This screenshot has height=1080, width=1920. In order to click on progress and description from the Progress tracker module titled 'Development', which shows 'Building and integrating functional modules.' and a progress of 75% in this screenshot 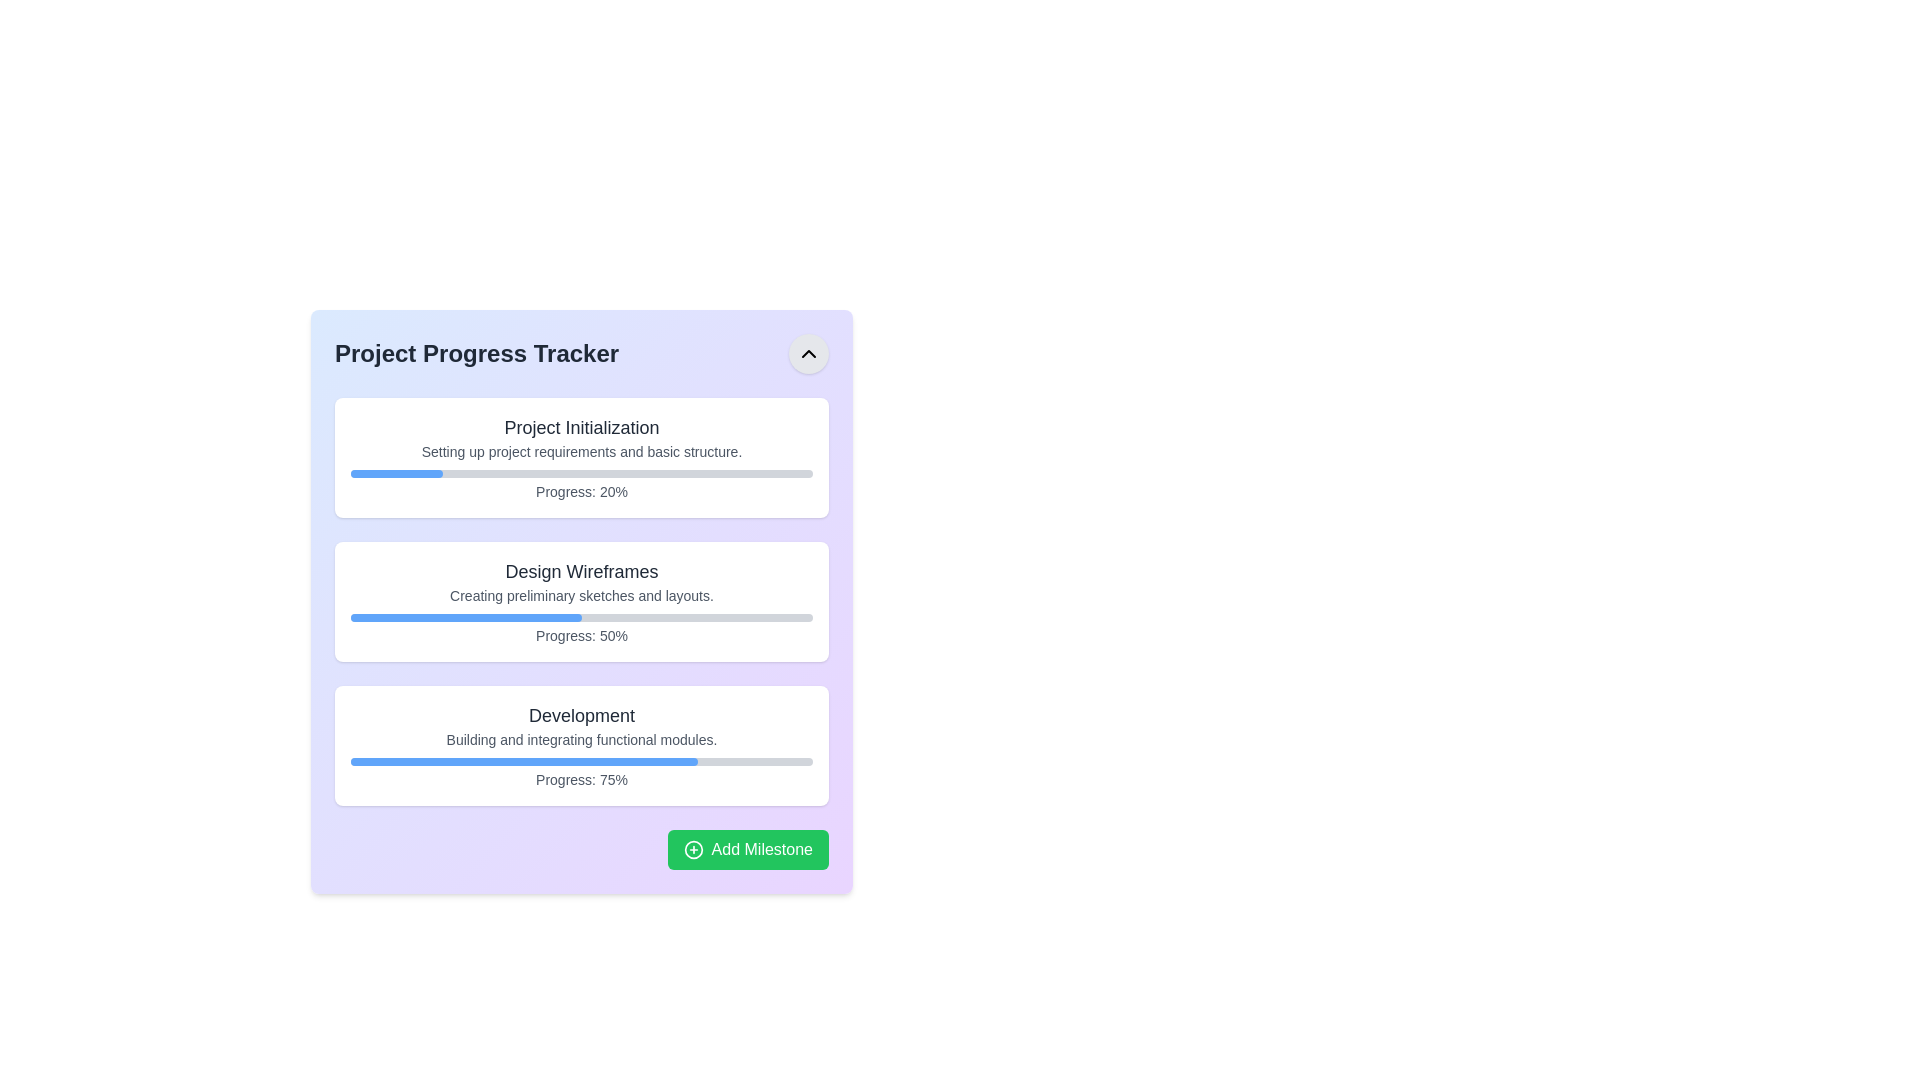, I will do `click(580, 745)`.